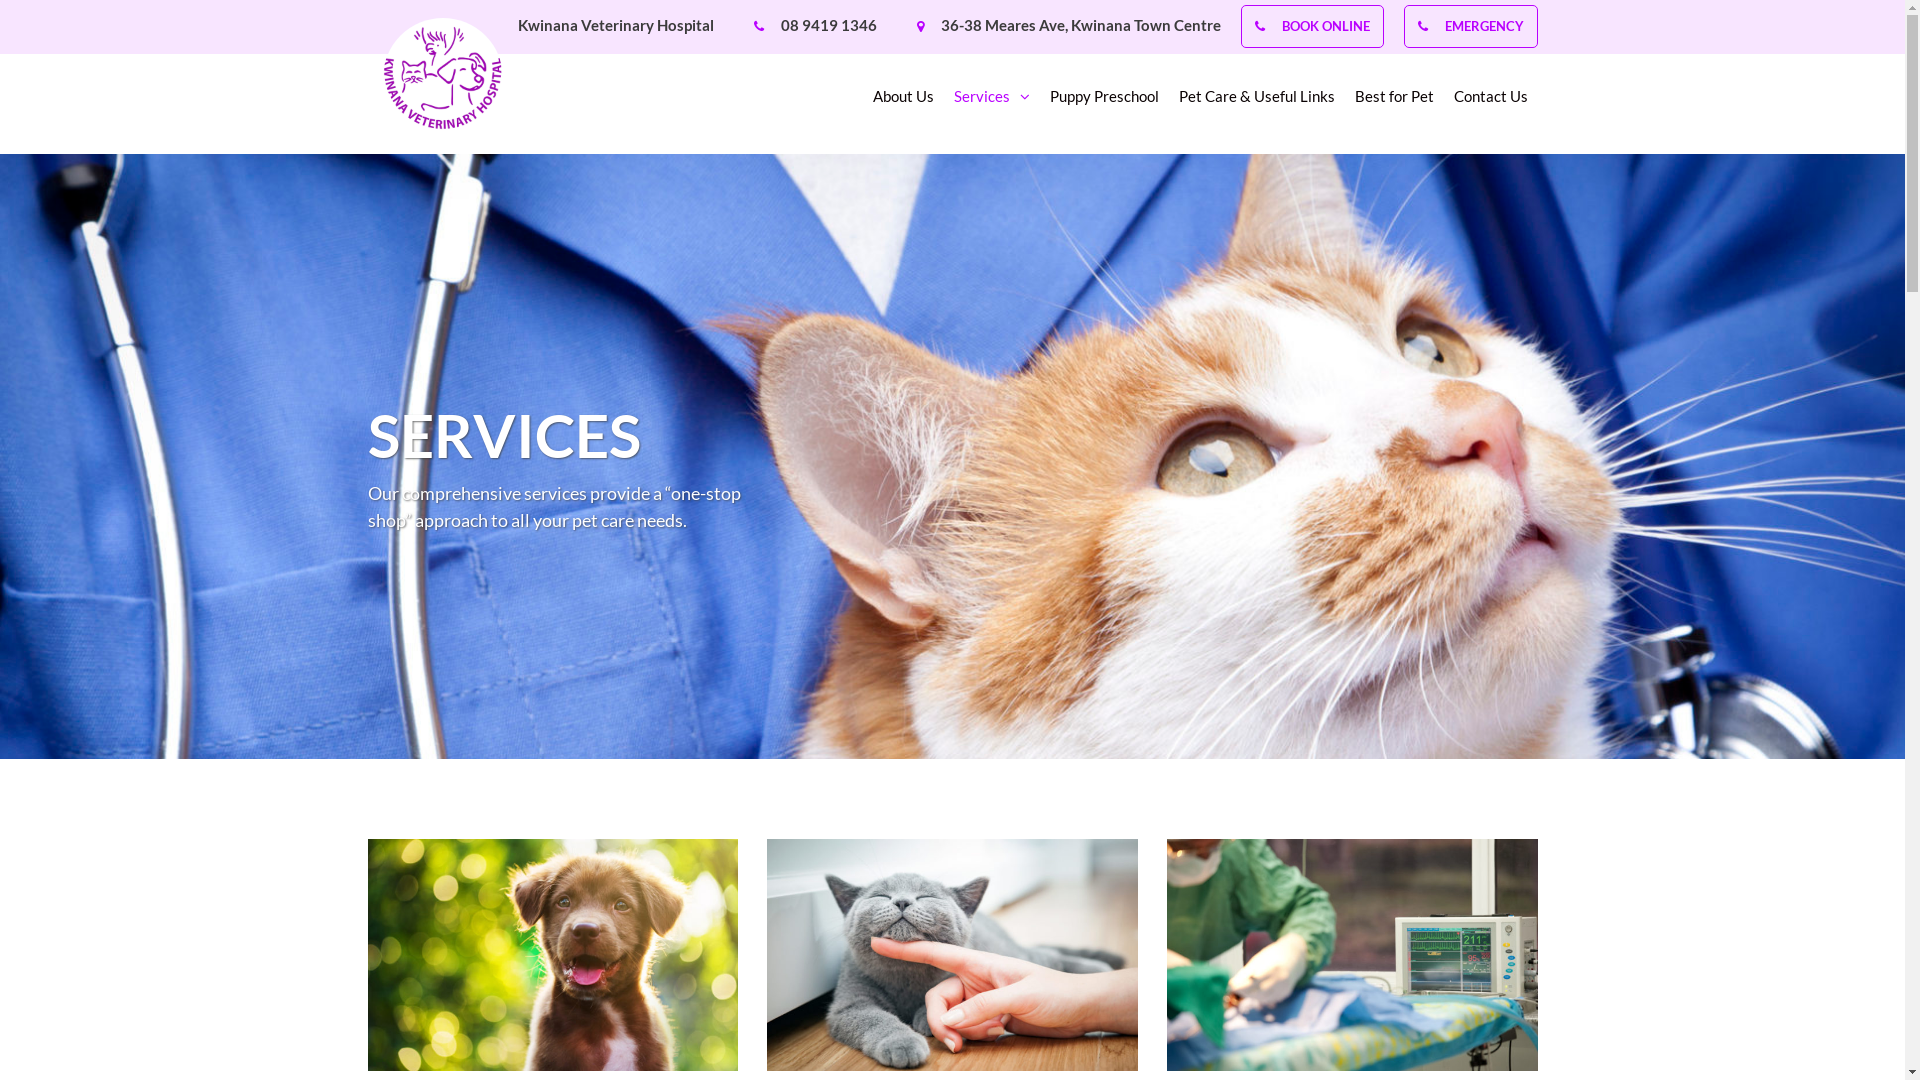 The height and width of the screenshot is (1080, 1920). I want to click on 'Pet Care & Useful Links', so click(1255, 101).